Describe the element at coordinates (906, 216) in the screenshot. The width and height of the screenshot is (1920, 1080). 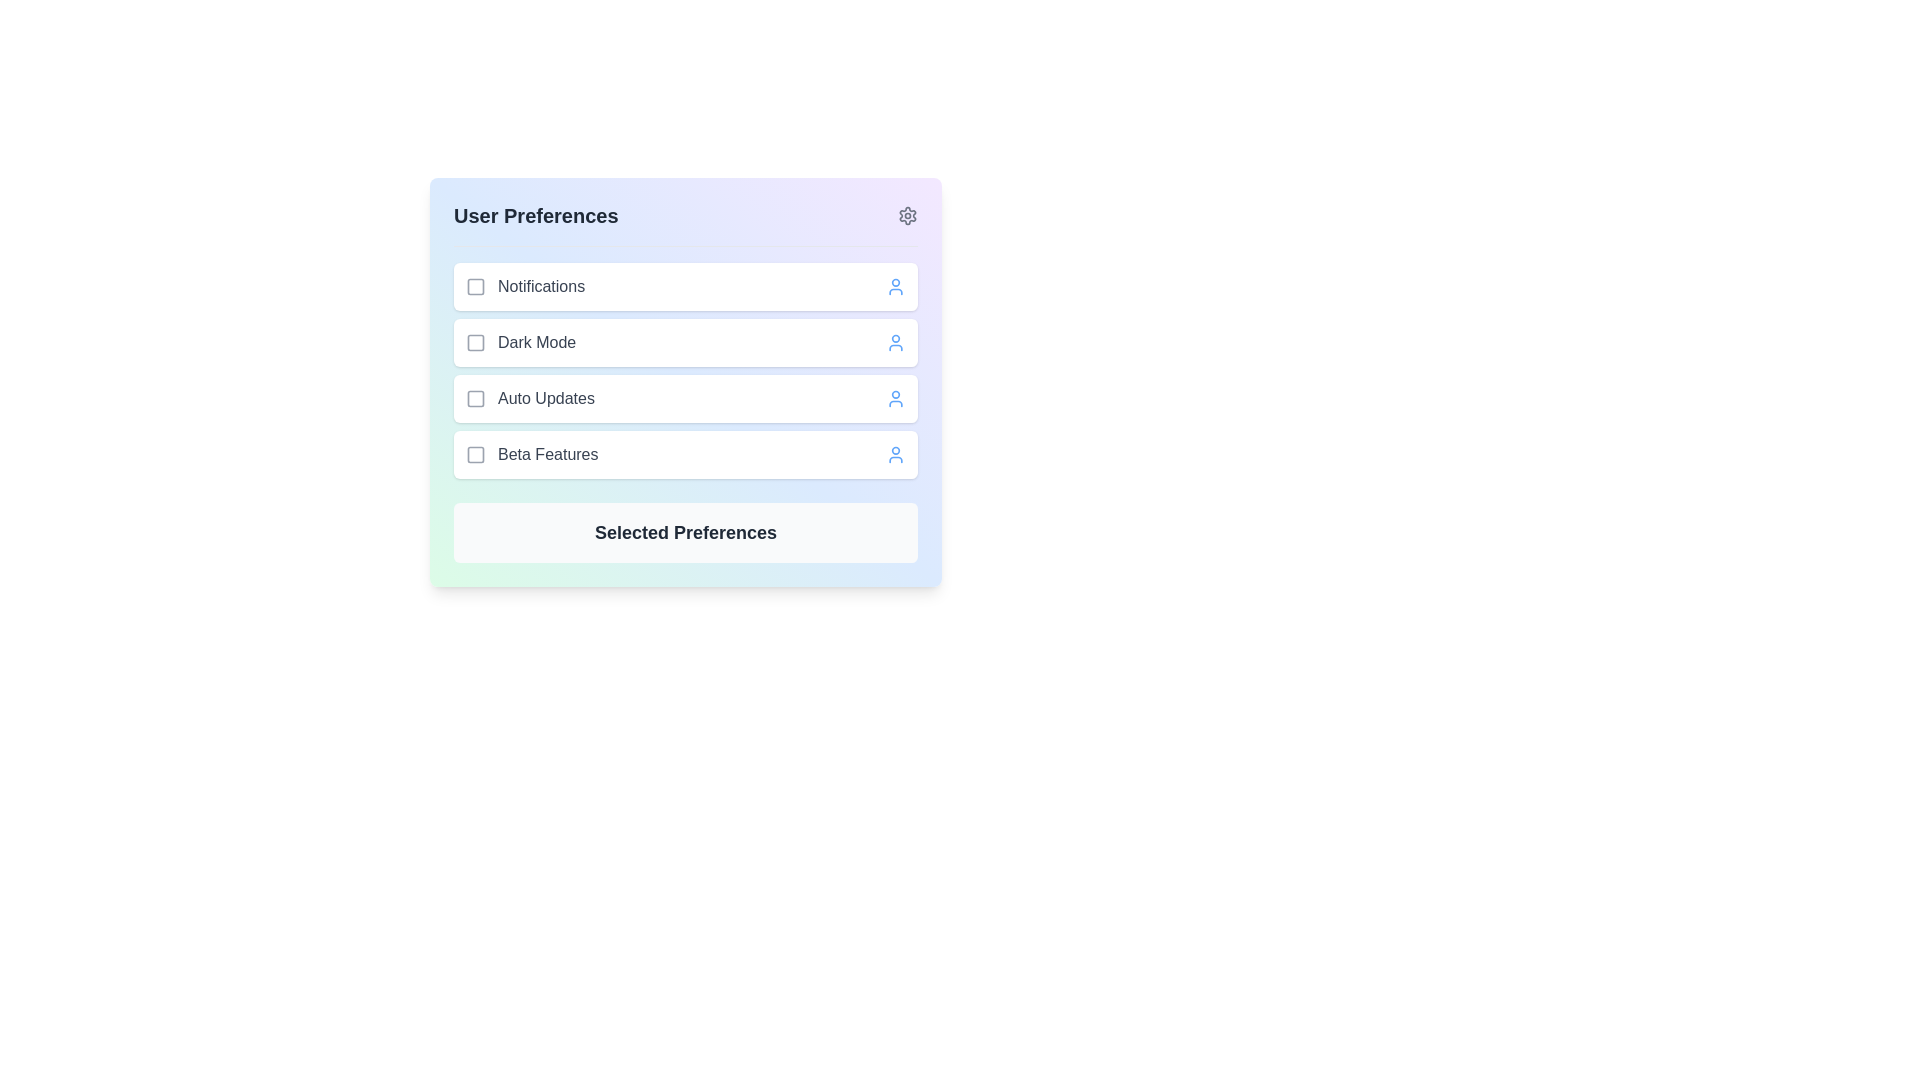
I see `the gray gear icon located in the header section labeled 'User Preferences' at the top right corner` at that location.